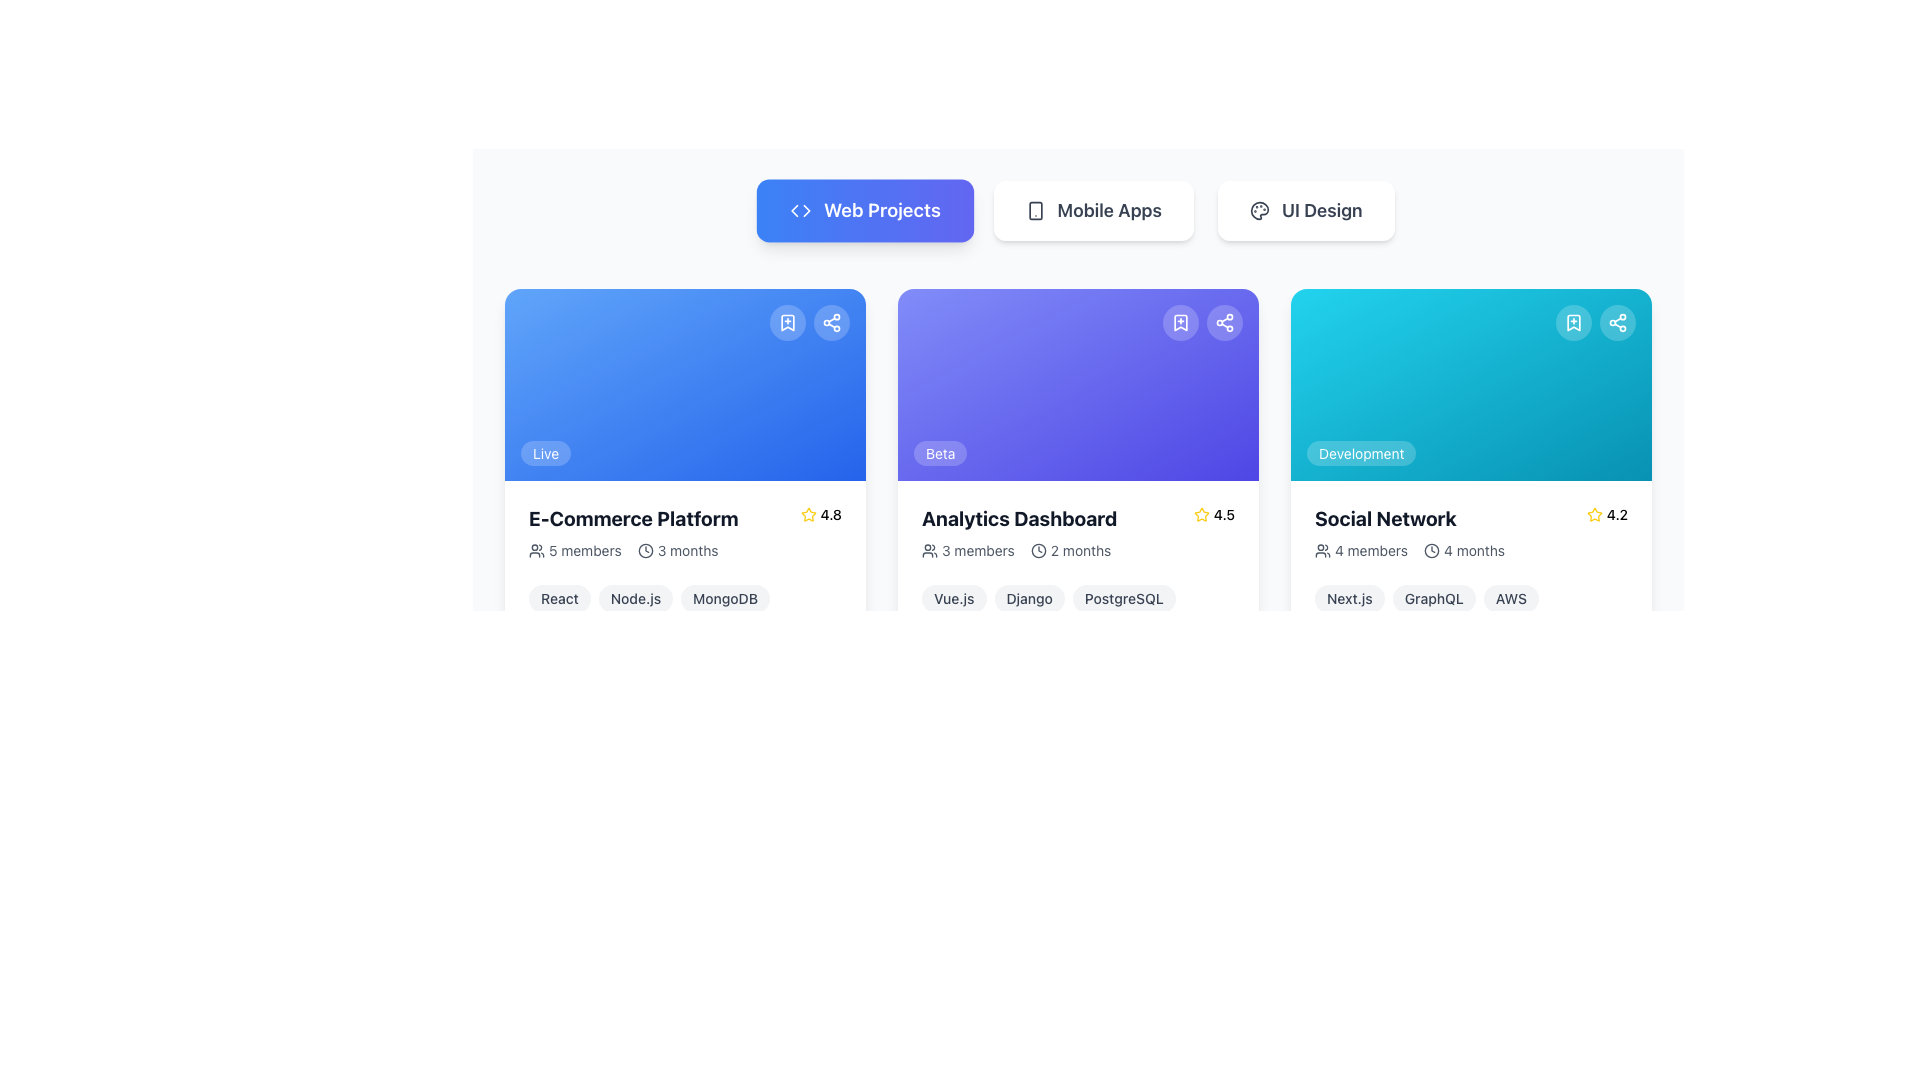 This screenshot has width=1920, height=1080. Describe the element at coordinates (1370, 551) in the screenshot. I see `the Text label that displays the number of members associated with the 'Social Network' project, positioned to the right of the user icon and adjacent to the time duration information '4 months'` at that location.